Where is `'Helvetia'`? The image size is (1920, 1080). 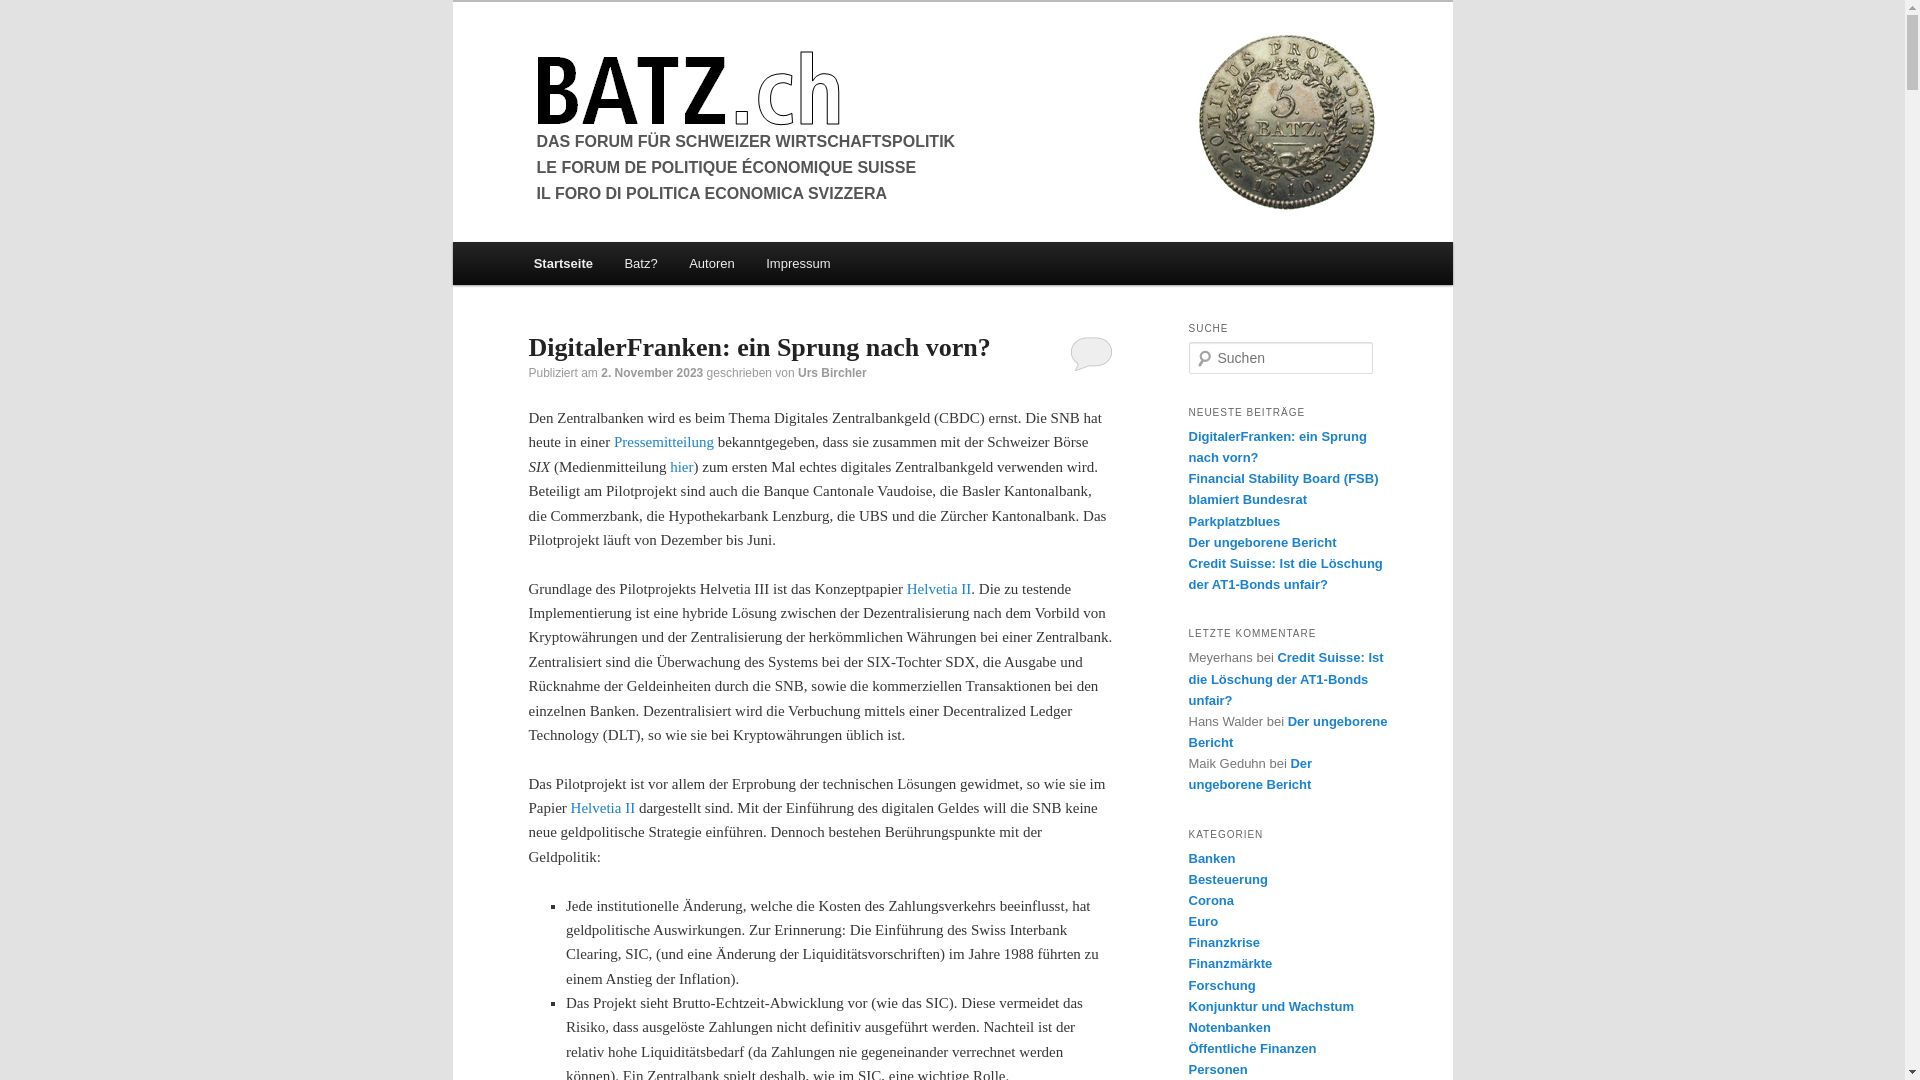
'Helvetia' is located at coordinates (595, 806).